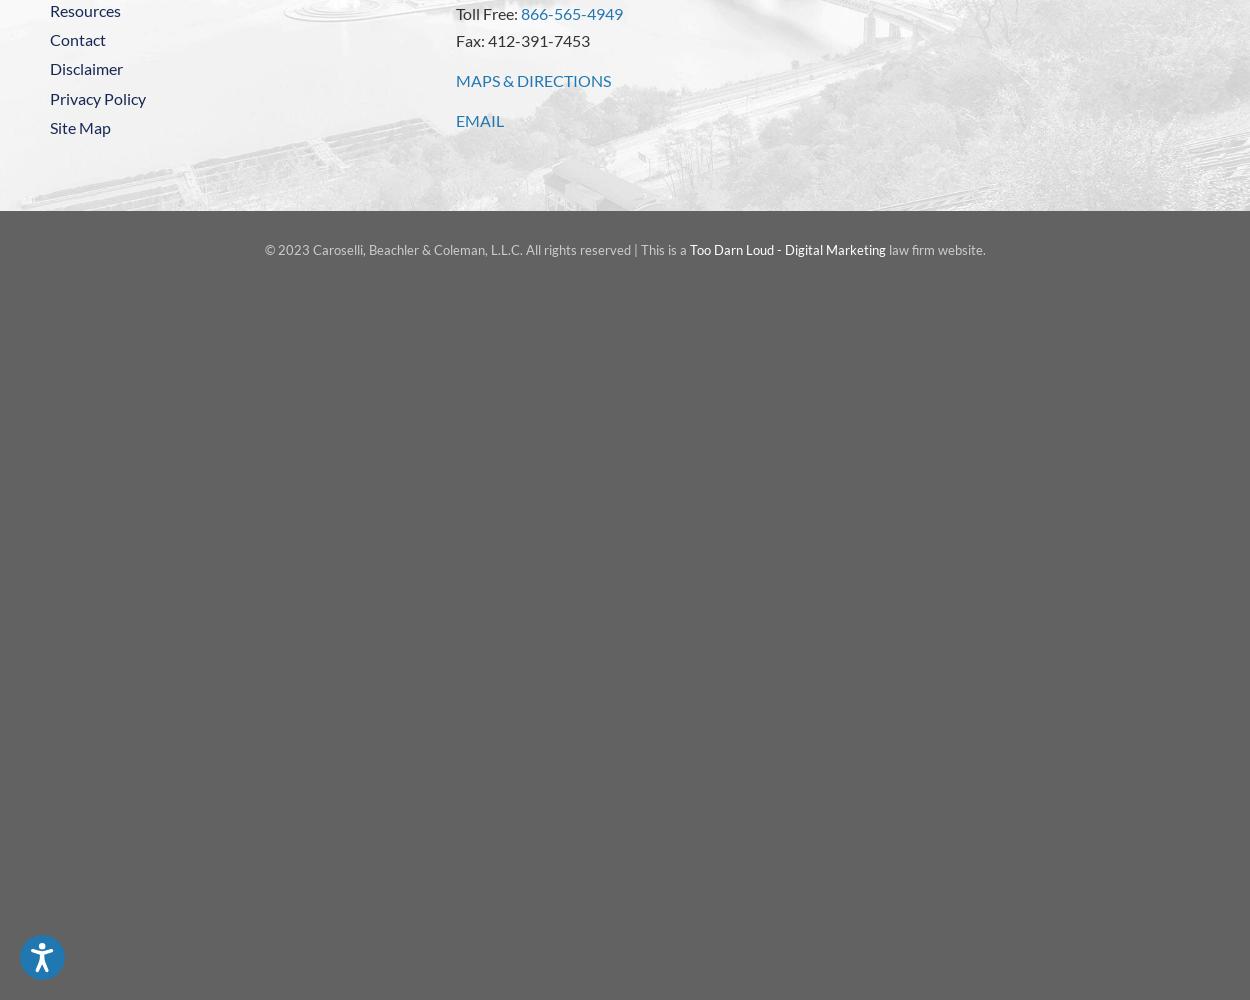  I want to click on 'Too Darn Loud - Digital Marketing', so click(787, 250).